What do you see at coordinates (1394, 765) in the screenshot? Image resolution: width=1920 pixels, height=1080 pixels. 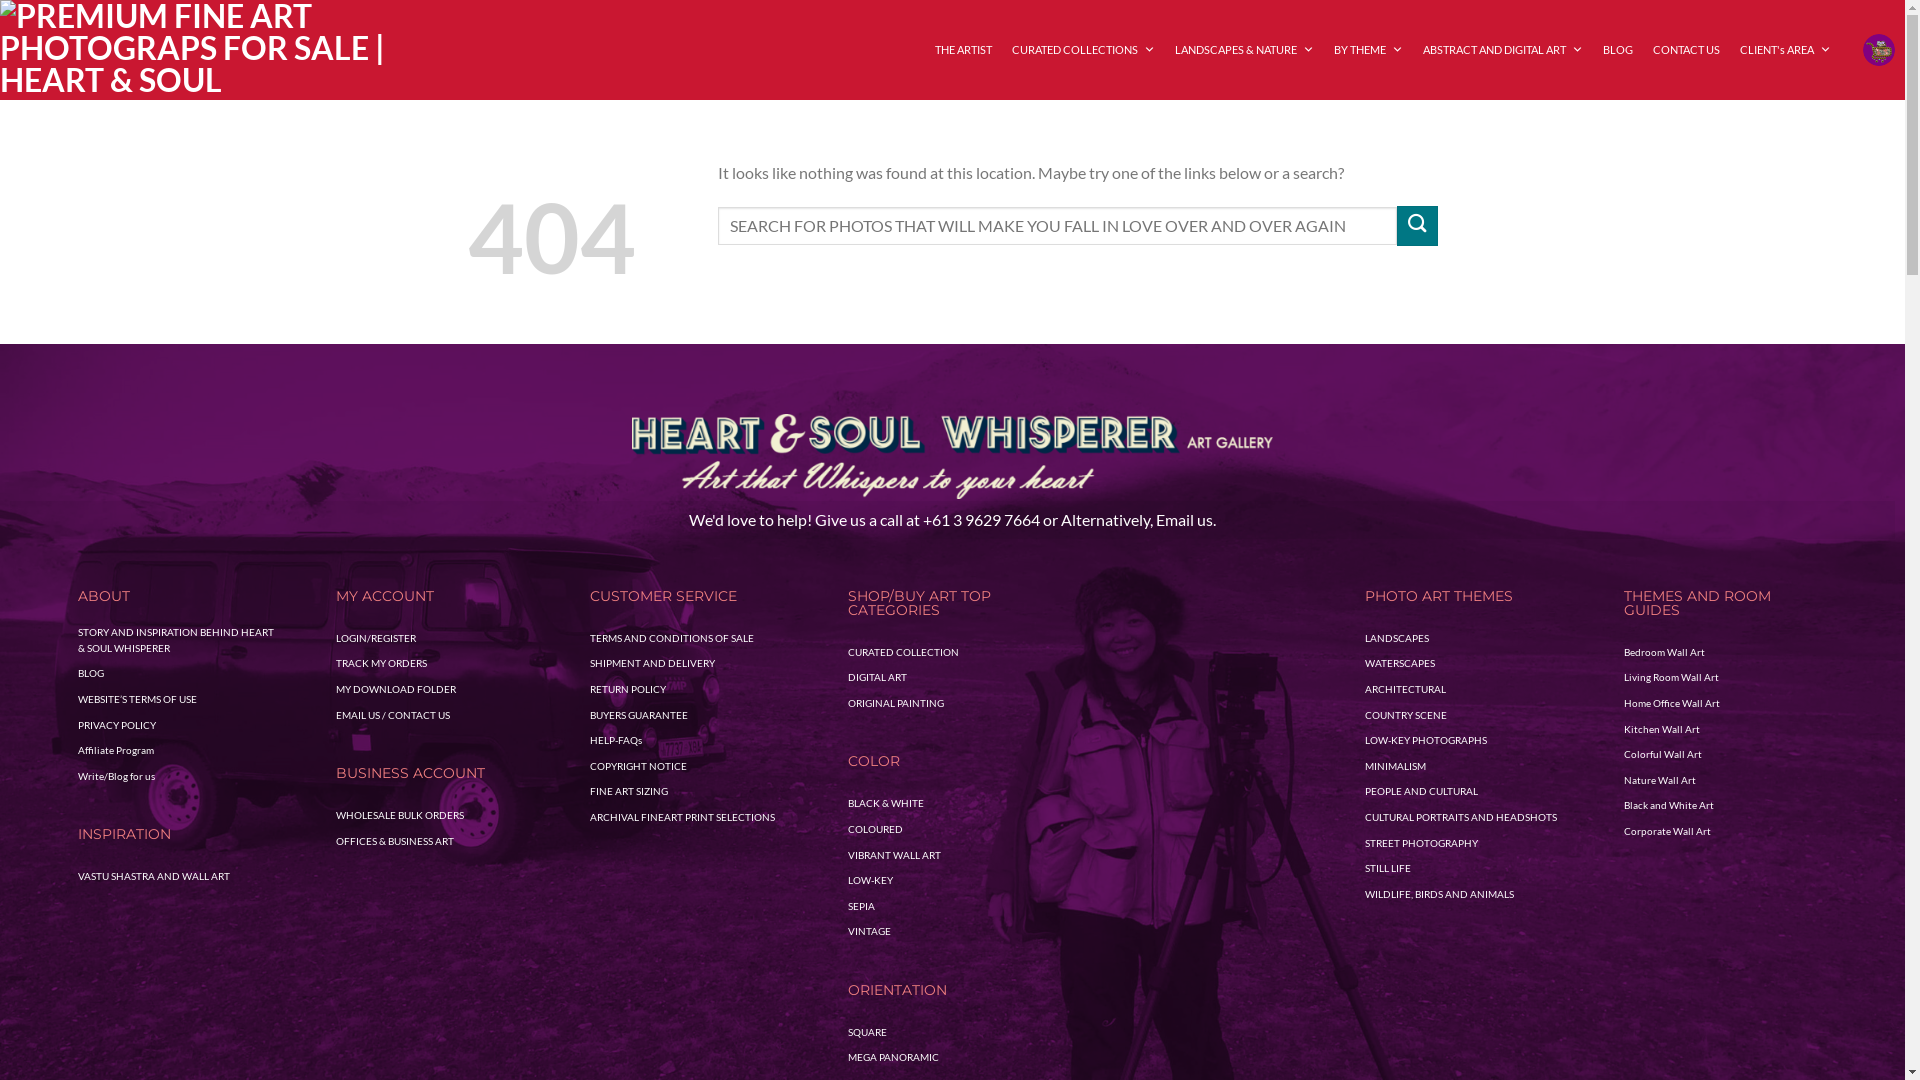 I see `'MINIMALISM'` at bounding box center [1394, 765].